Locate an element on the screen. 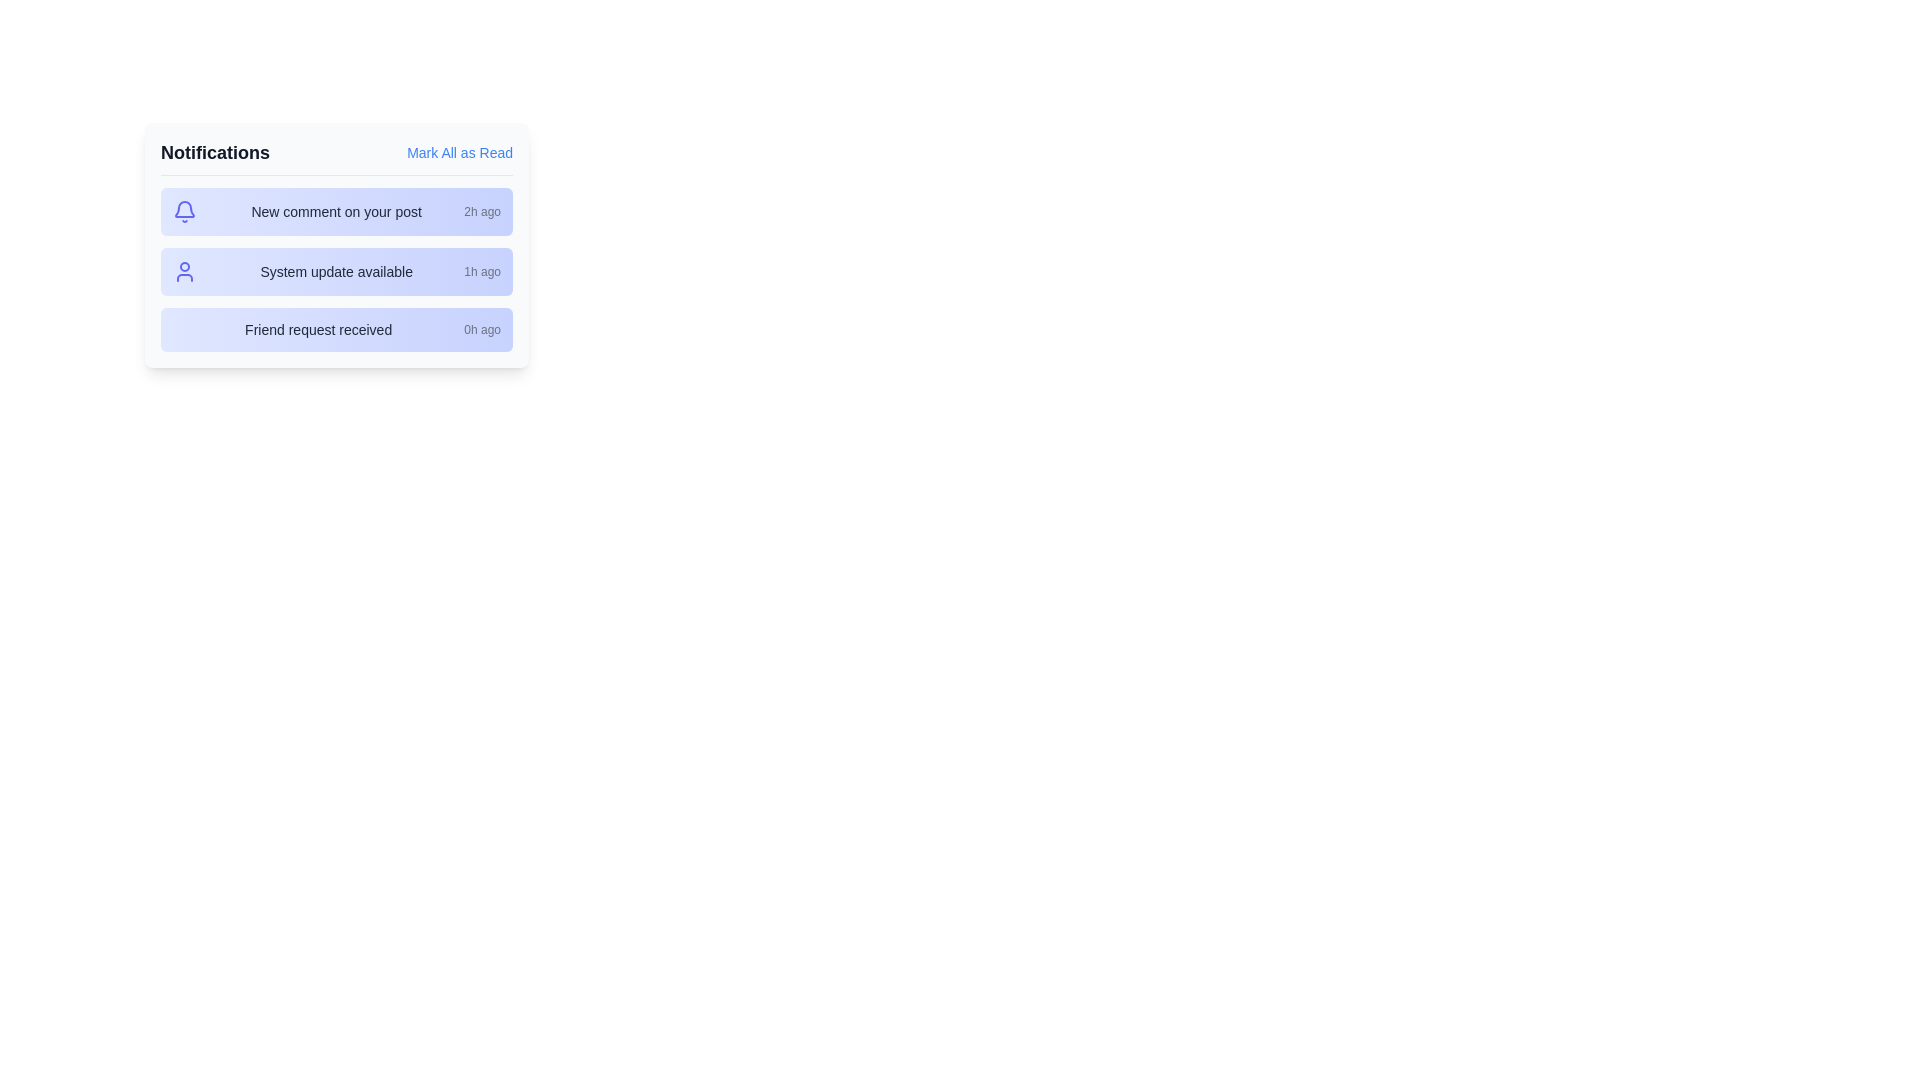 Image resolution: width=1920 pixels, height=1080 pixels. the Text Label that indicates a new comment notification, located in the first notification card under the 'Notifications' header, positioned between the indigo bell icon and the time indicator '2h ago' is located at coordinates (336, 212).